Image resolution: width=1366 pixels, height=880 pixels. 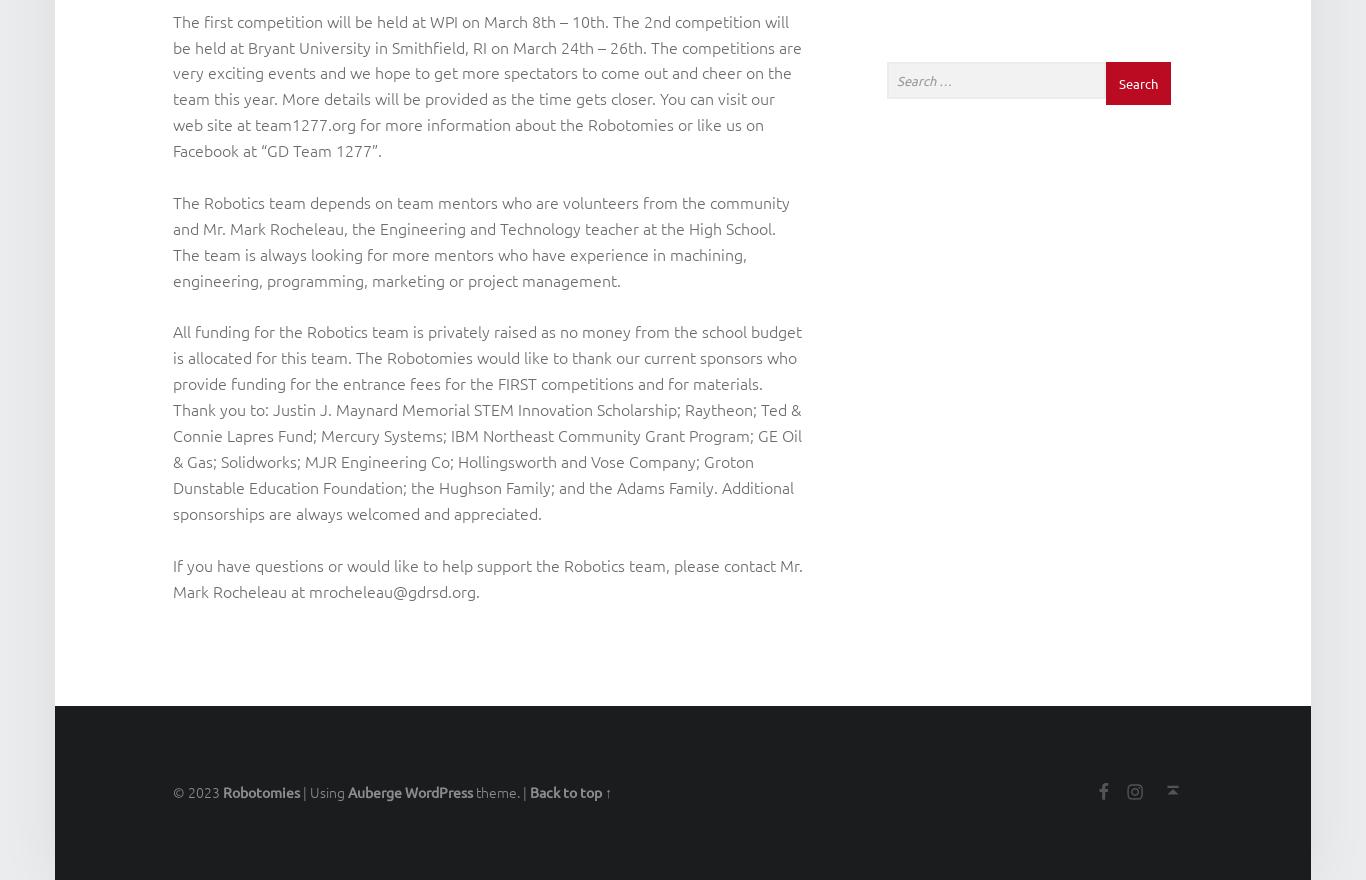 What do you see at coordinates (373, 792) in the screenshot?
I see `'Auberge'` at bounding box center [373, 792].